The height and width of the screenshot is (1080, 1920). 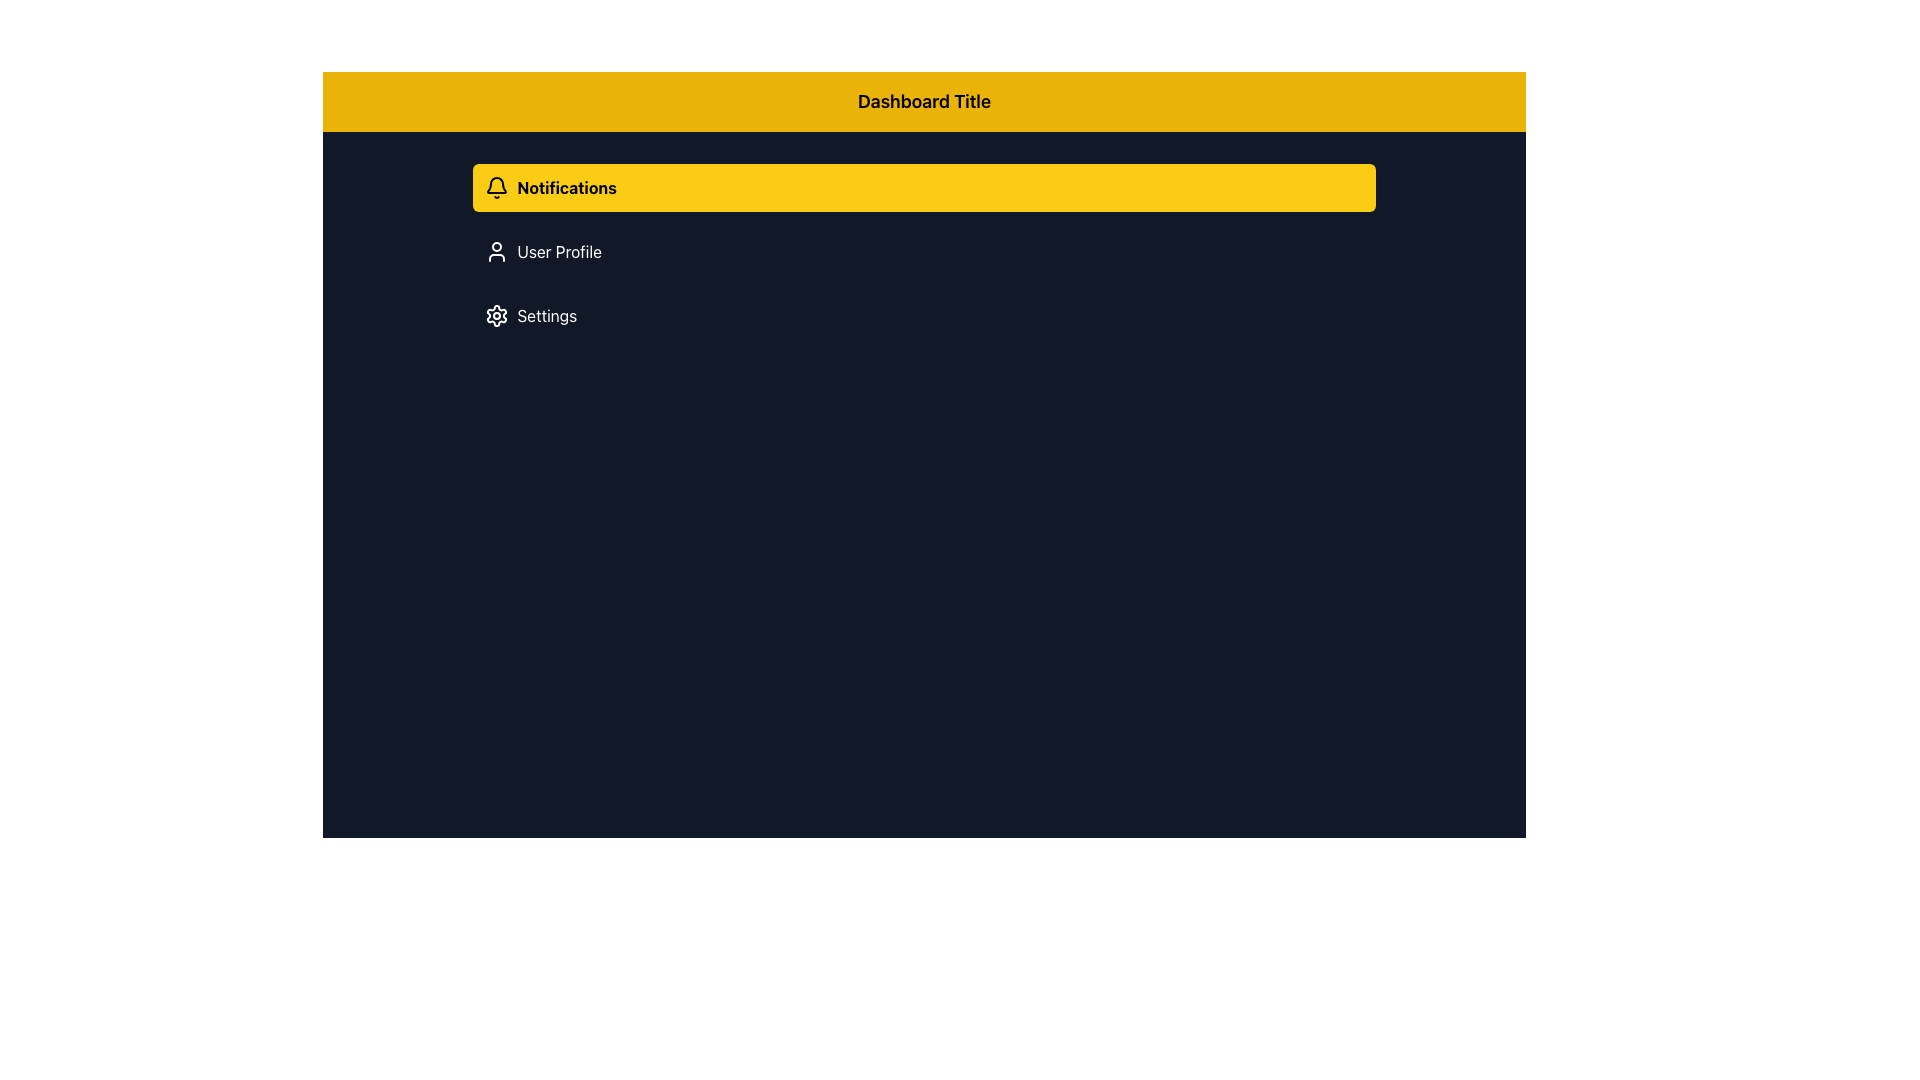 What do you see at coordinates (497, 250) in the screenshot?
I see `the outlined user icon` at bounding box center [497, 250].